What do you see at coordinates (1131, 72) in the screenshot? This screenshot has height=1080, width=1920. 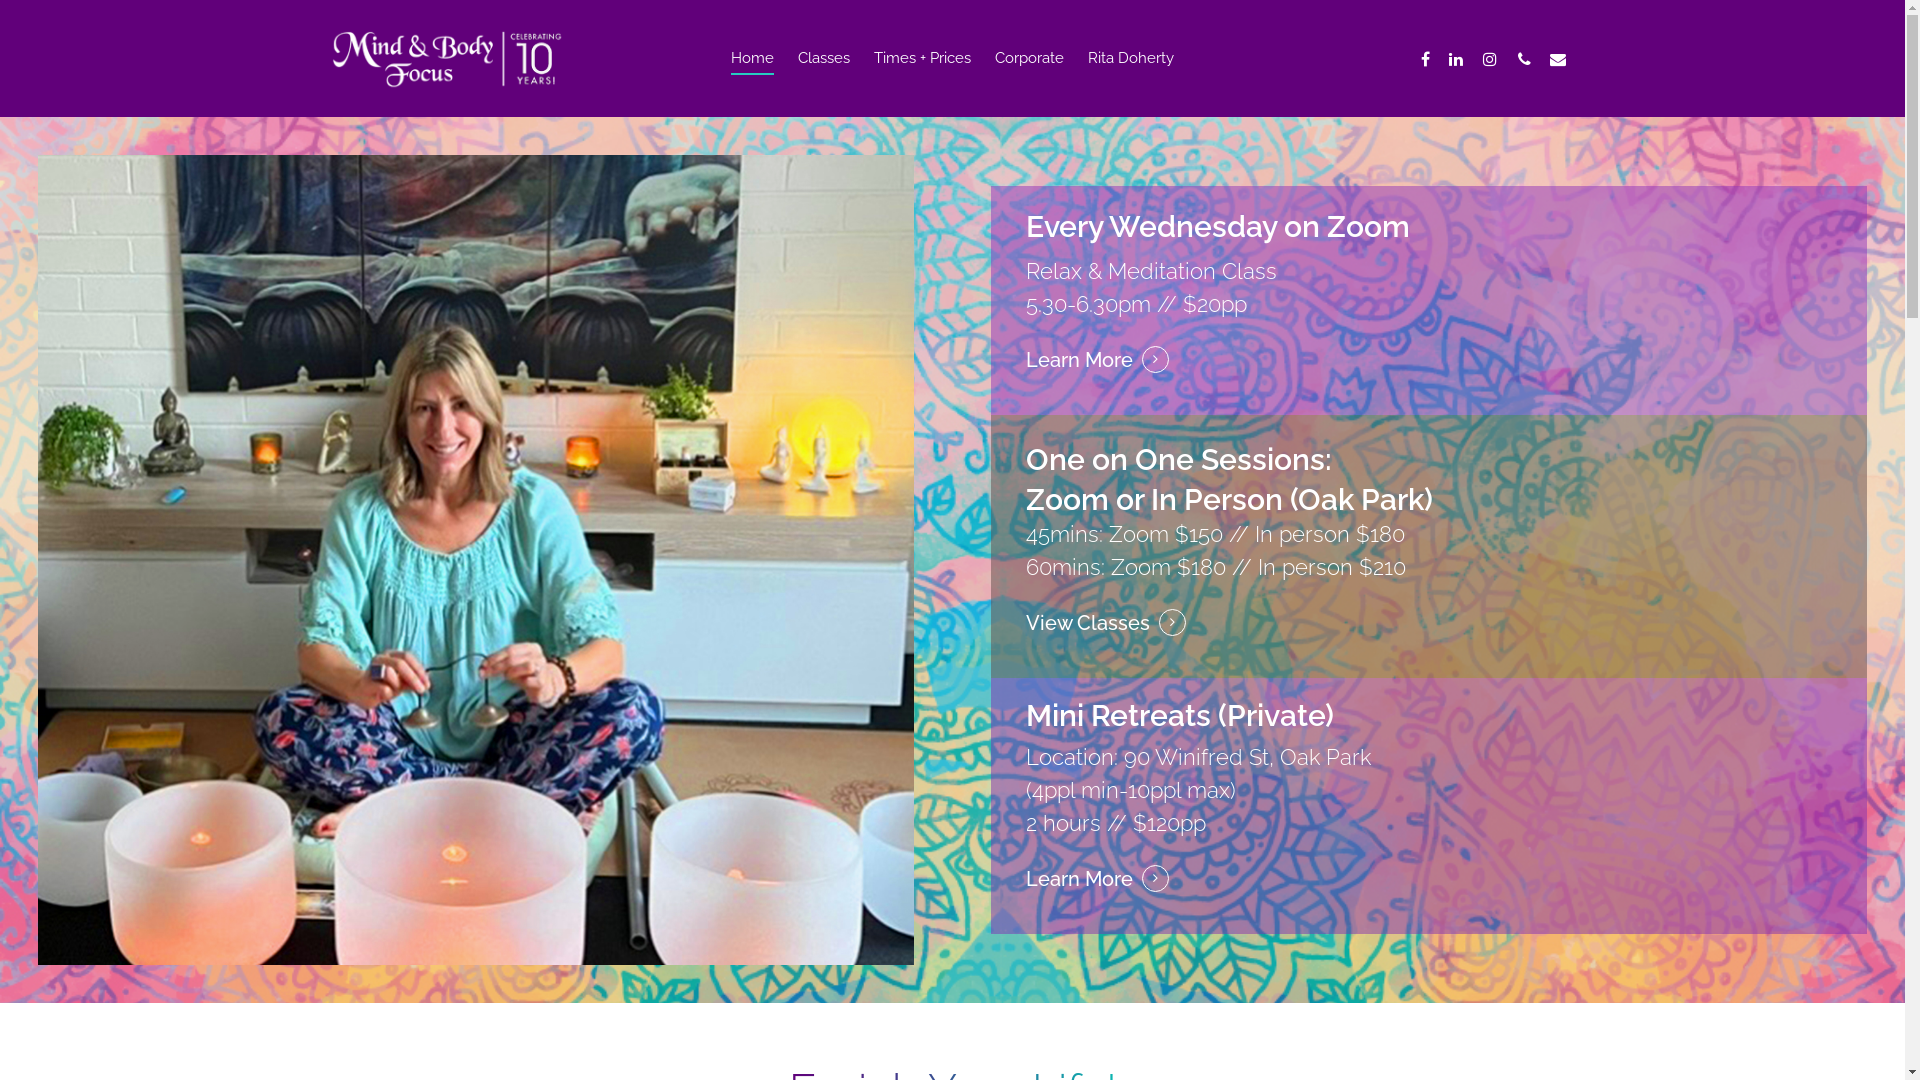 I see `'Rita Doherty'` at bounding box center [1131, 72].